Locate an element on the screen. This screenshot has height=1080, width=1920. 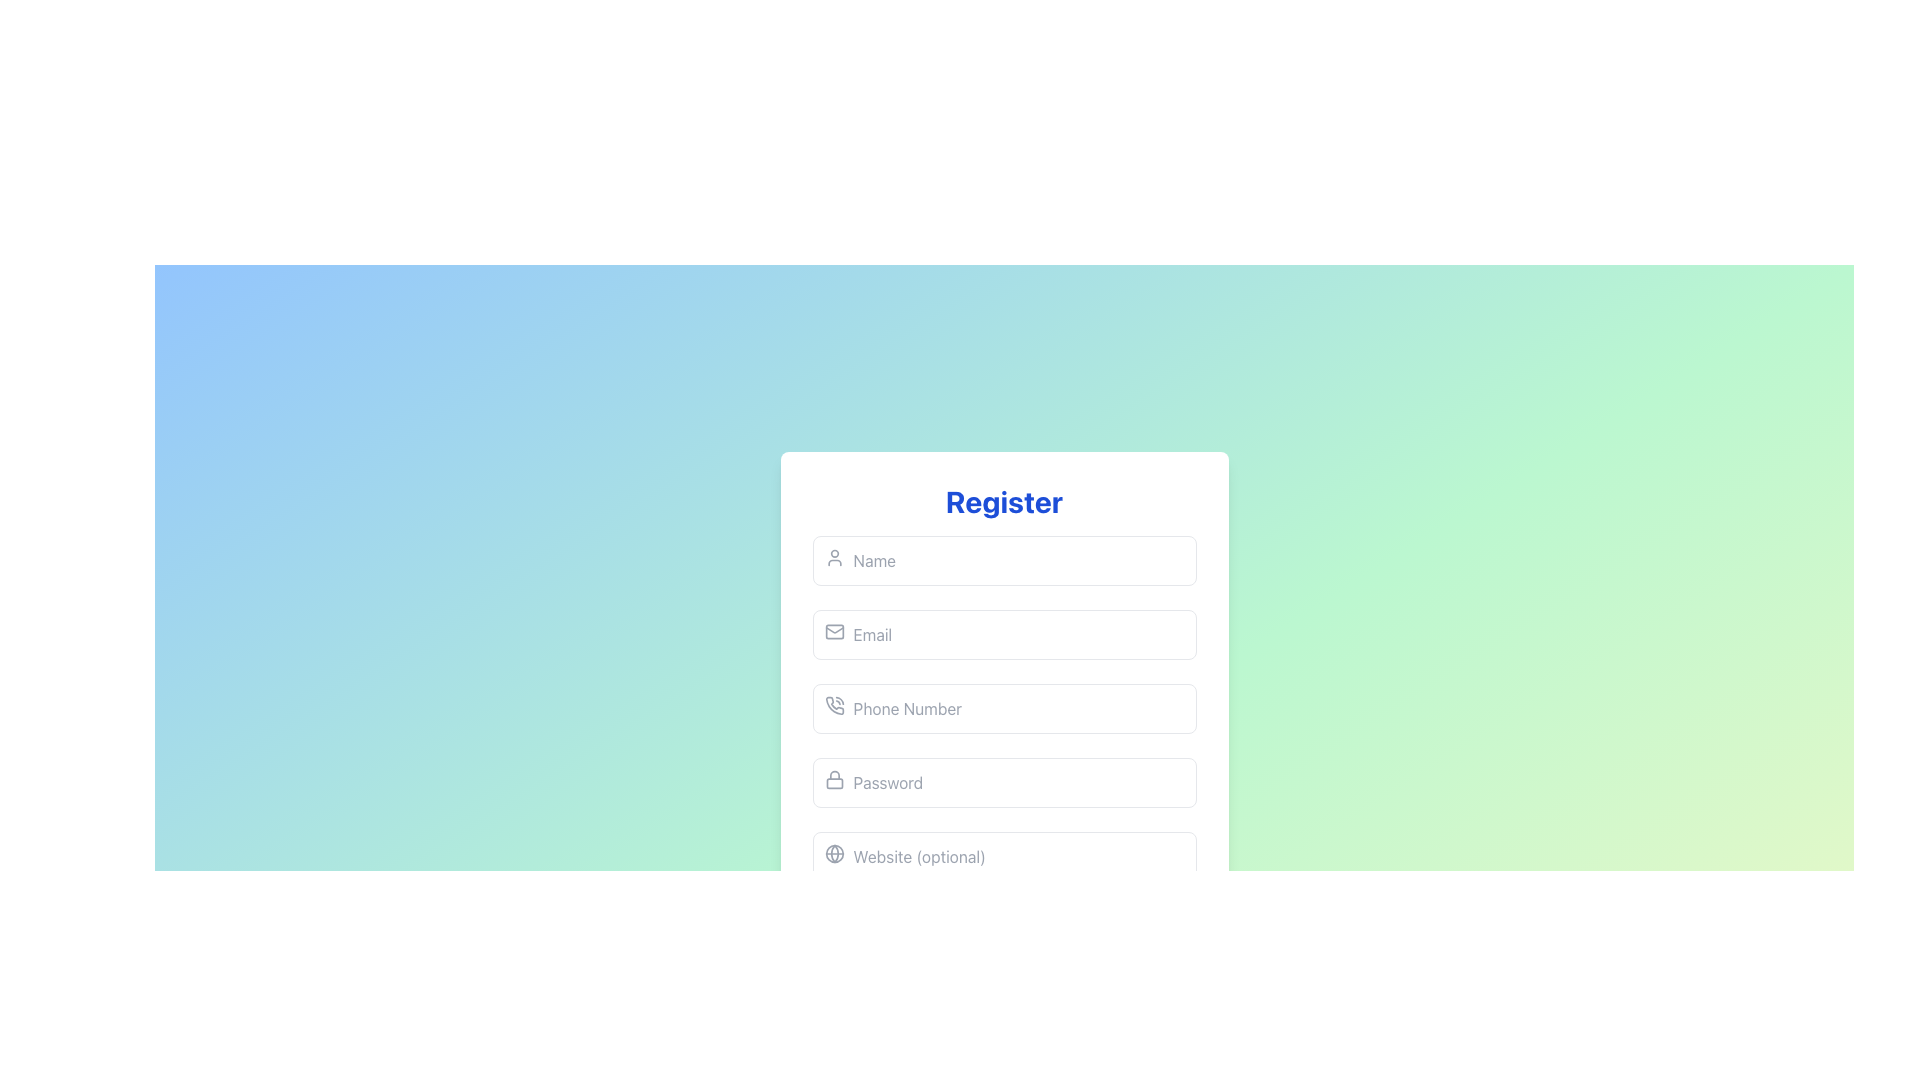
the small, rounded rectangular shape located within the mail envelope icon in the Email input area of the registration form is located at coordinates (834, 632).